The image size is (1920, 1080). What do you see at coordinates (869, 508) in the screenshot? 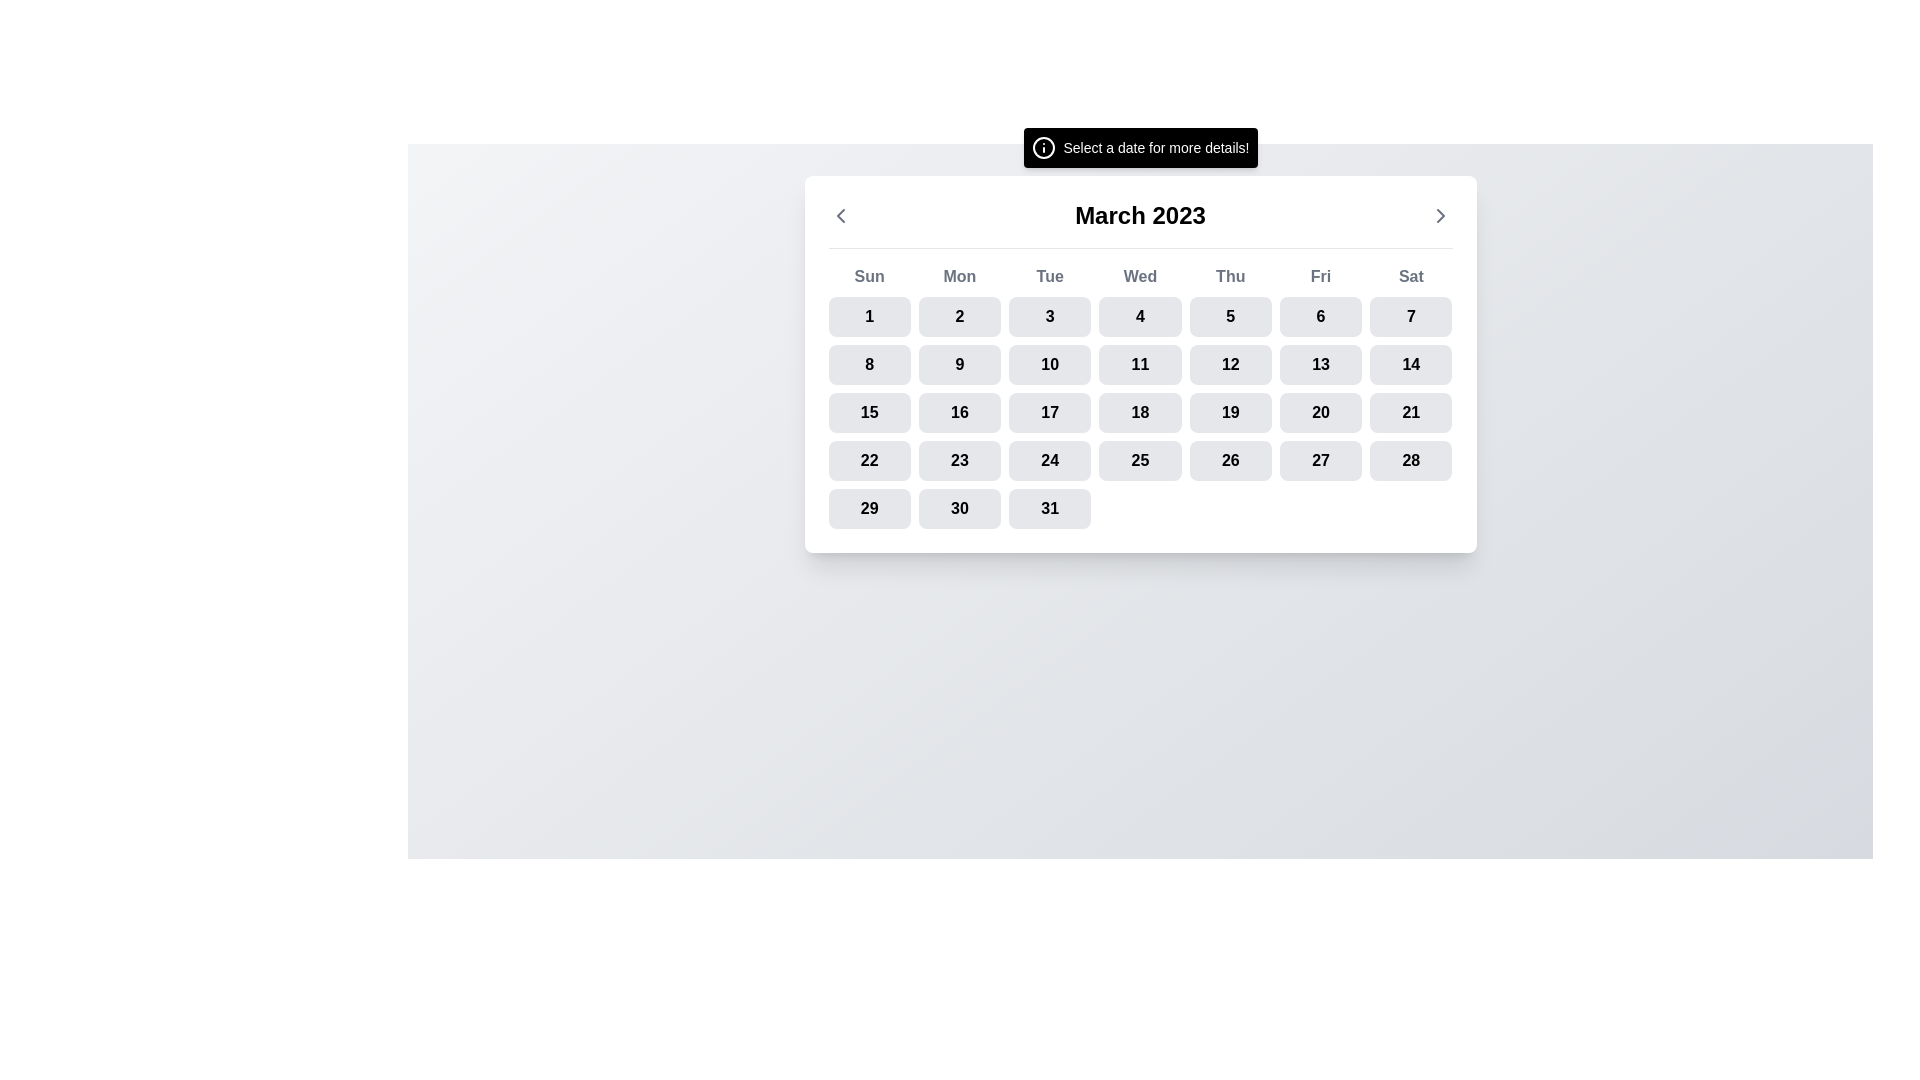
I see `the calendar cell representing March 29, 2023, which is the sixth item in the last row under the 'Sun' column` at bounding box center [869, 508].